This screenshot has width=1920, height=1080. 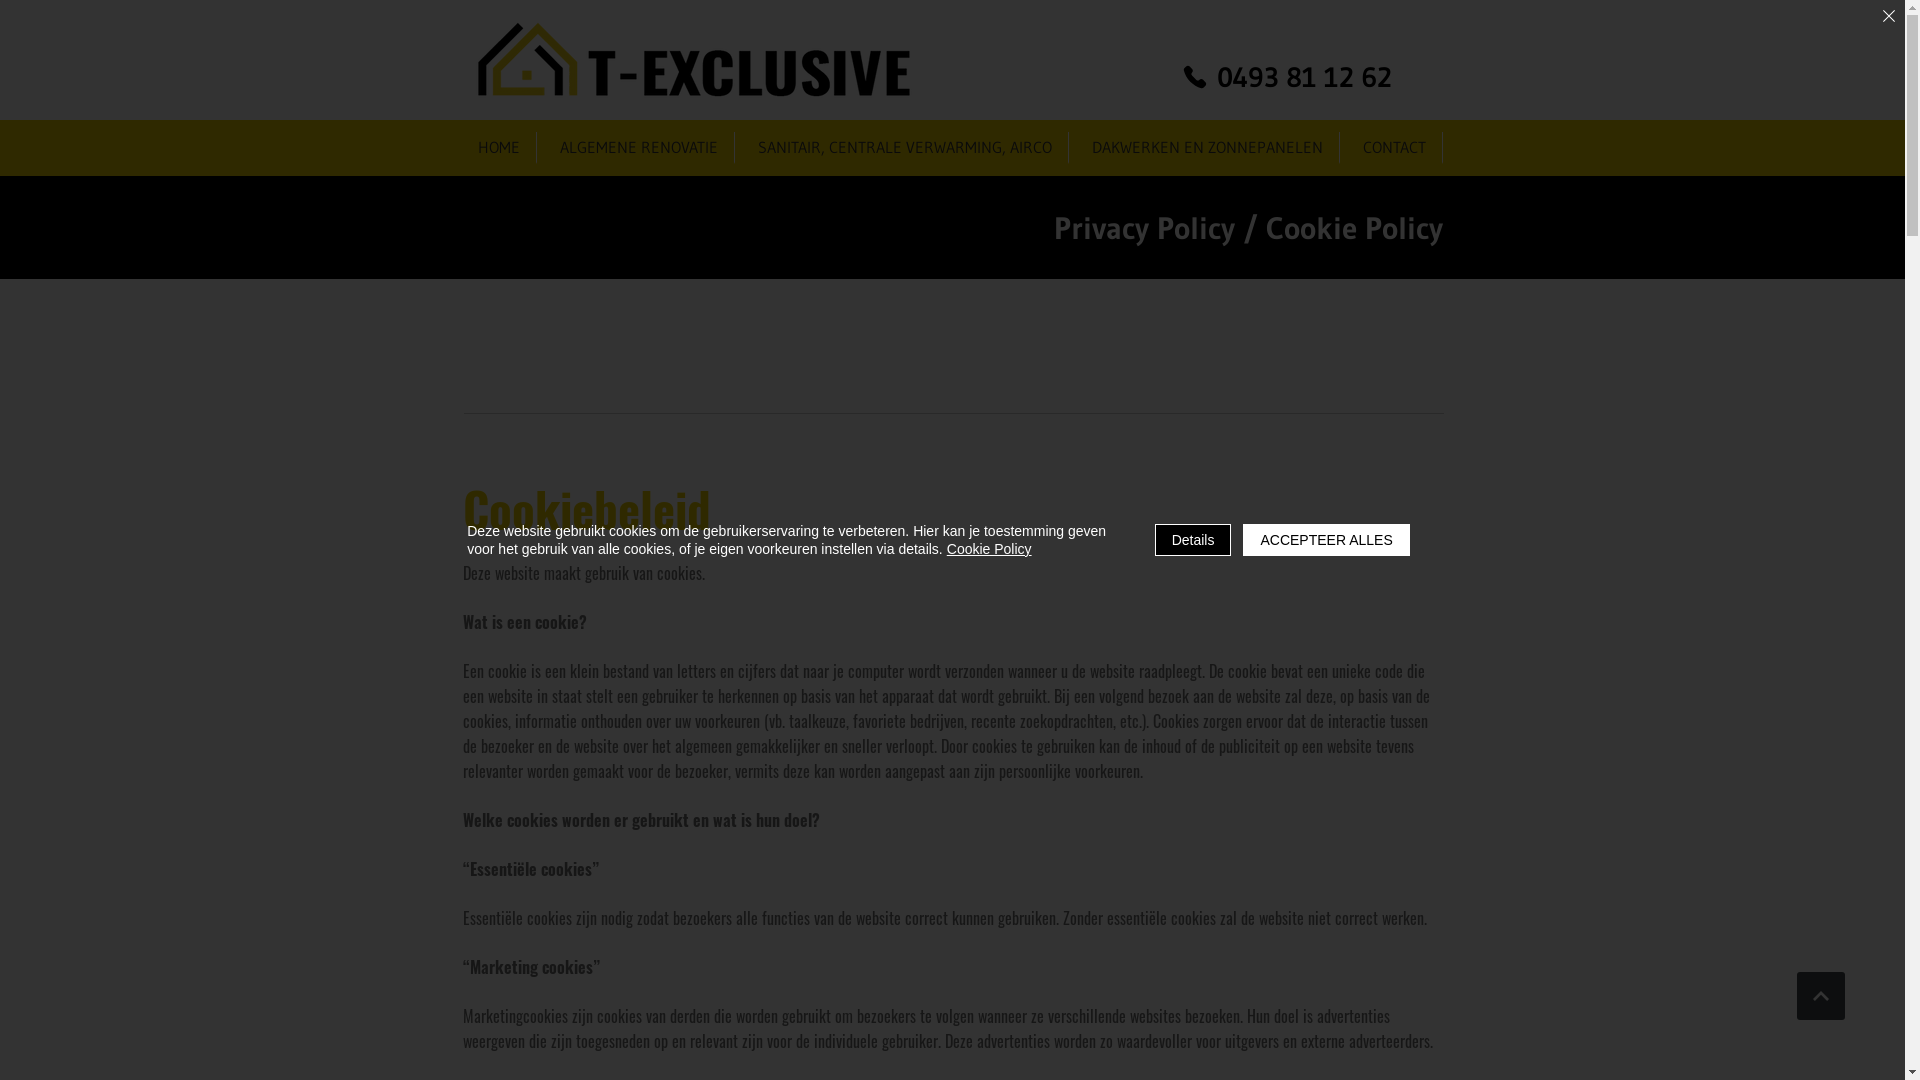 What do you see at coordinates (637, 146) in the screenshot?
I see `'ALGEMENE RENOVATIE'` at bounding box center [637, 146].